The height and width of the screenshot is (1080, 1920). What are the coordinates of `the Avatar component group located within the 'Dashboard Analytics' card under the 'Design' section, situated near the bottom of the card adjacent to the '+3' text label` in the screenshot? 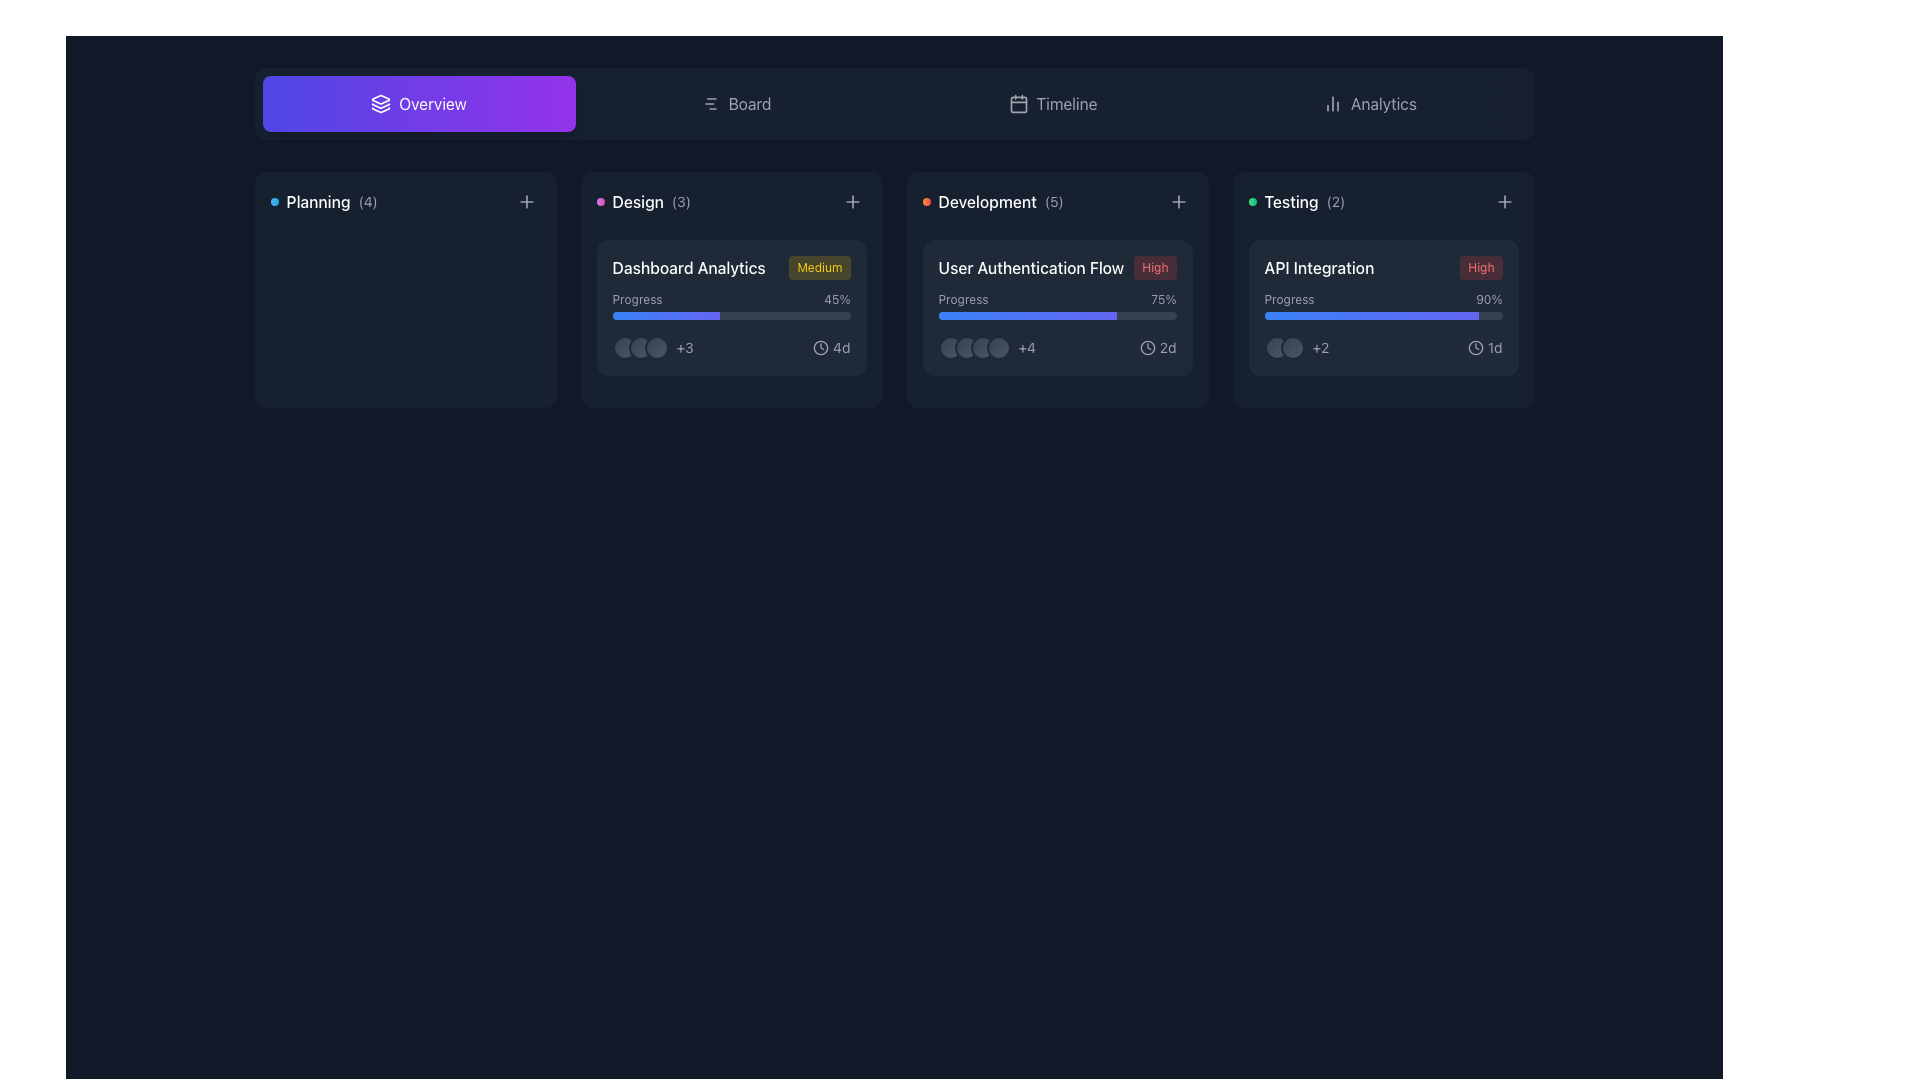 It's located at (640, 346).